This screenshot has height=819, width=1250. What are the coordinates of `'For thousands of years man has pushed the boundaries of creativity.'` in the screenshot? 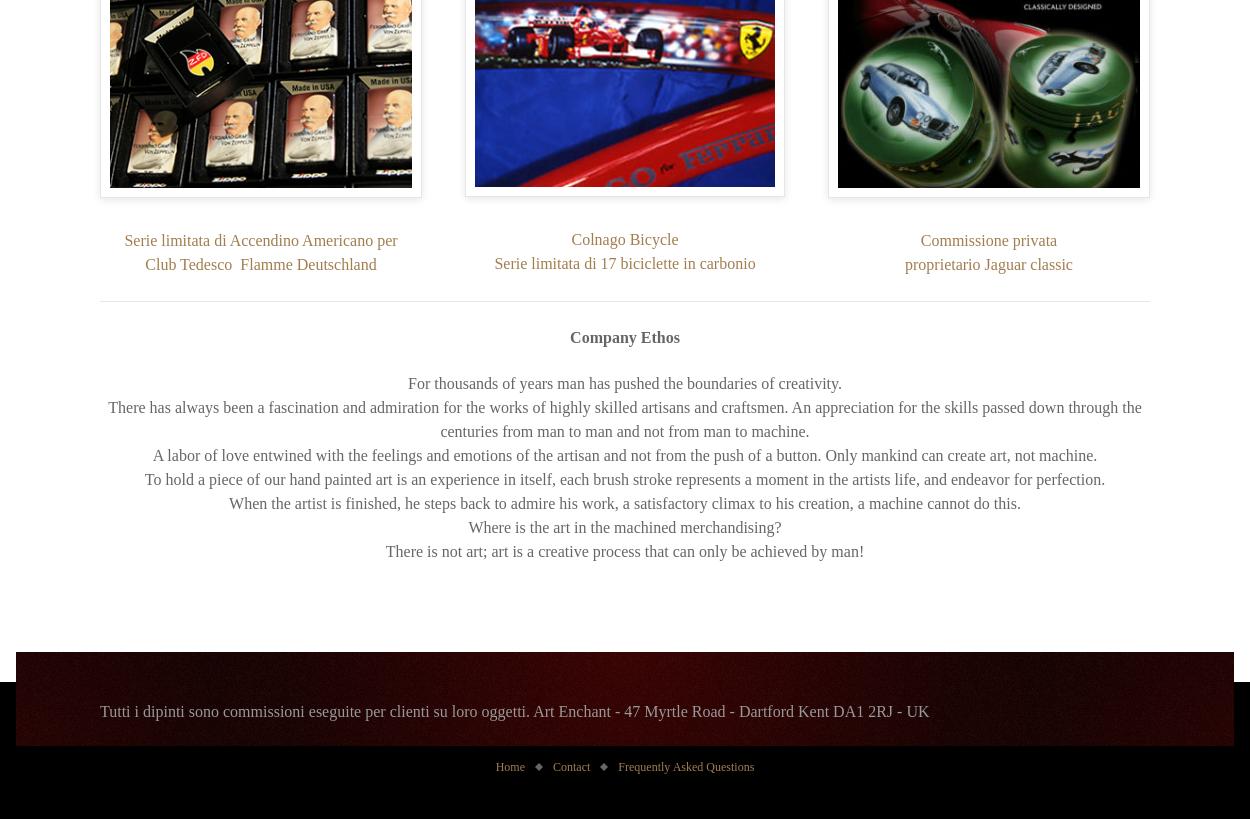 It's located at (623, 382).